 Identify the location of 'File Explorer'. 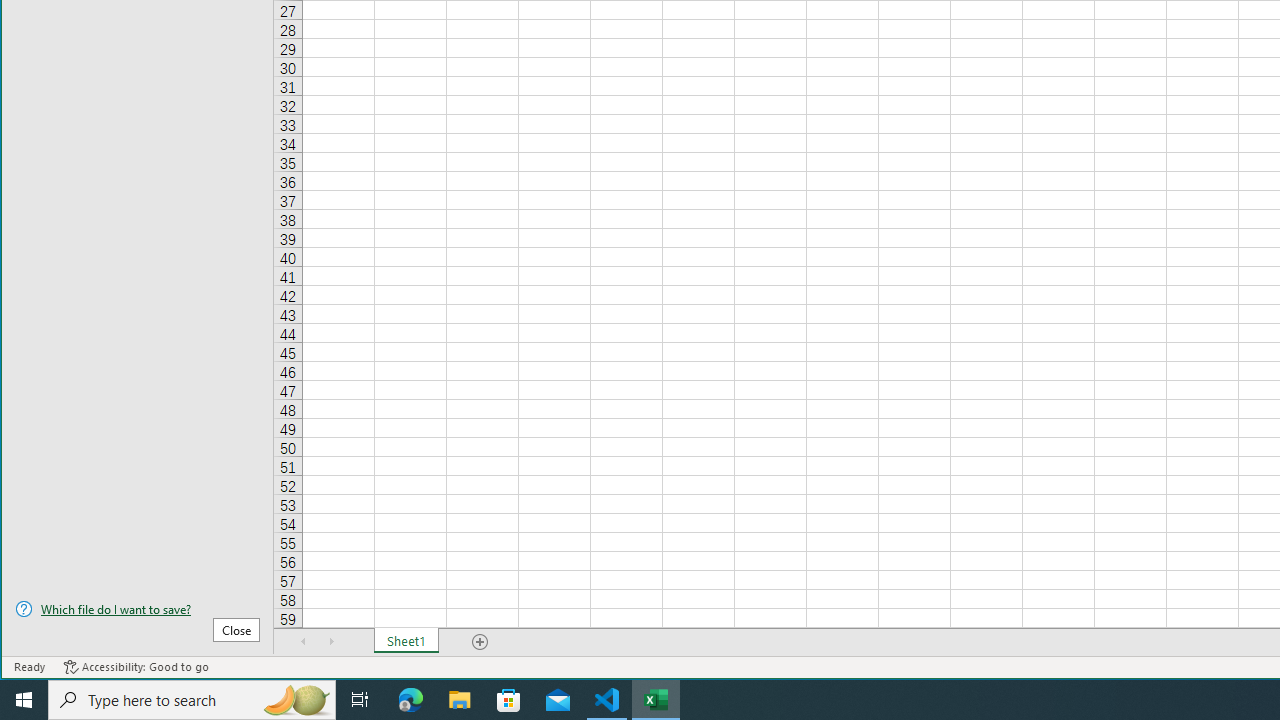
(459, 698).